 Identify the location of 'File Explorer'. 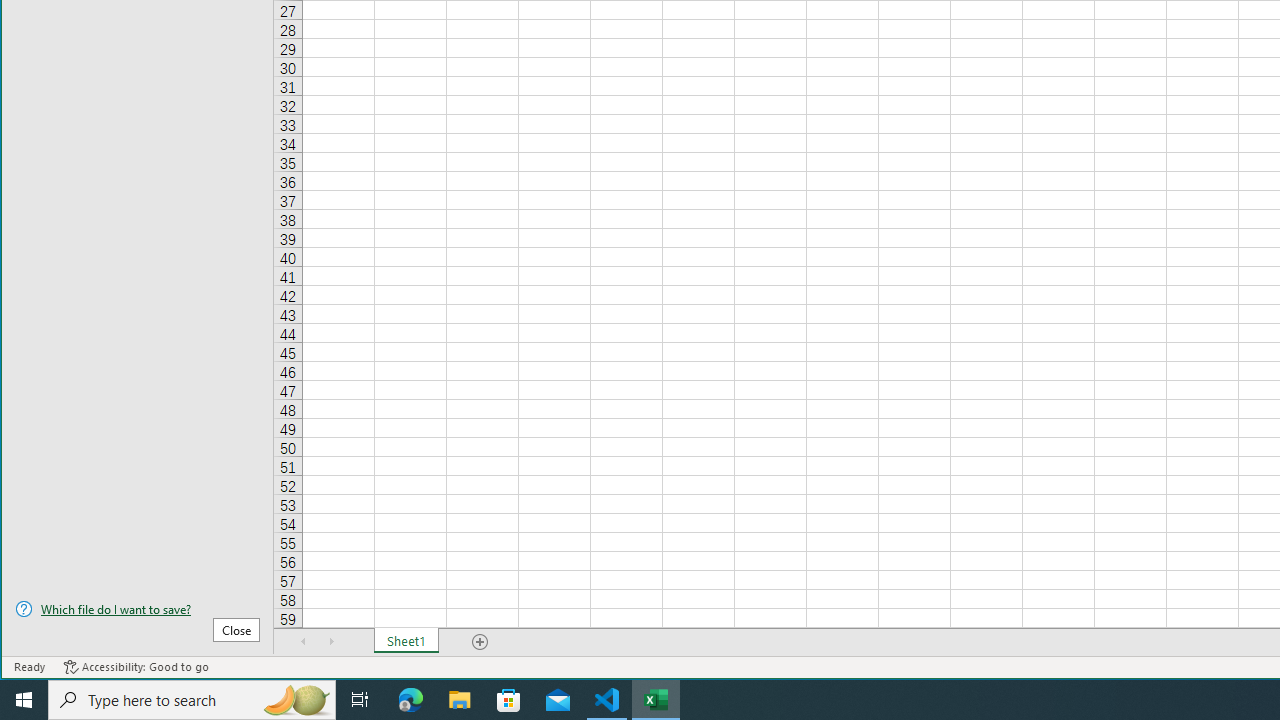
(459, 698).